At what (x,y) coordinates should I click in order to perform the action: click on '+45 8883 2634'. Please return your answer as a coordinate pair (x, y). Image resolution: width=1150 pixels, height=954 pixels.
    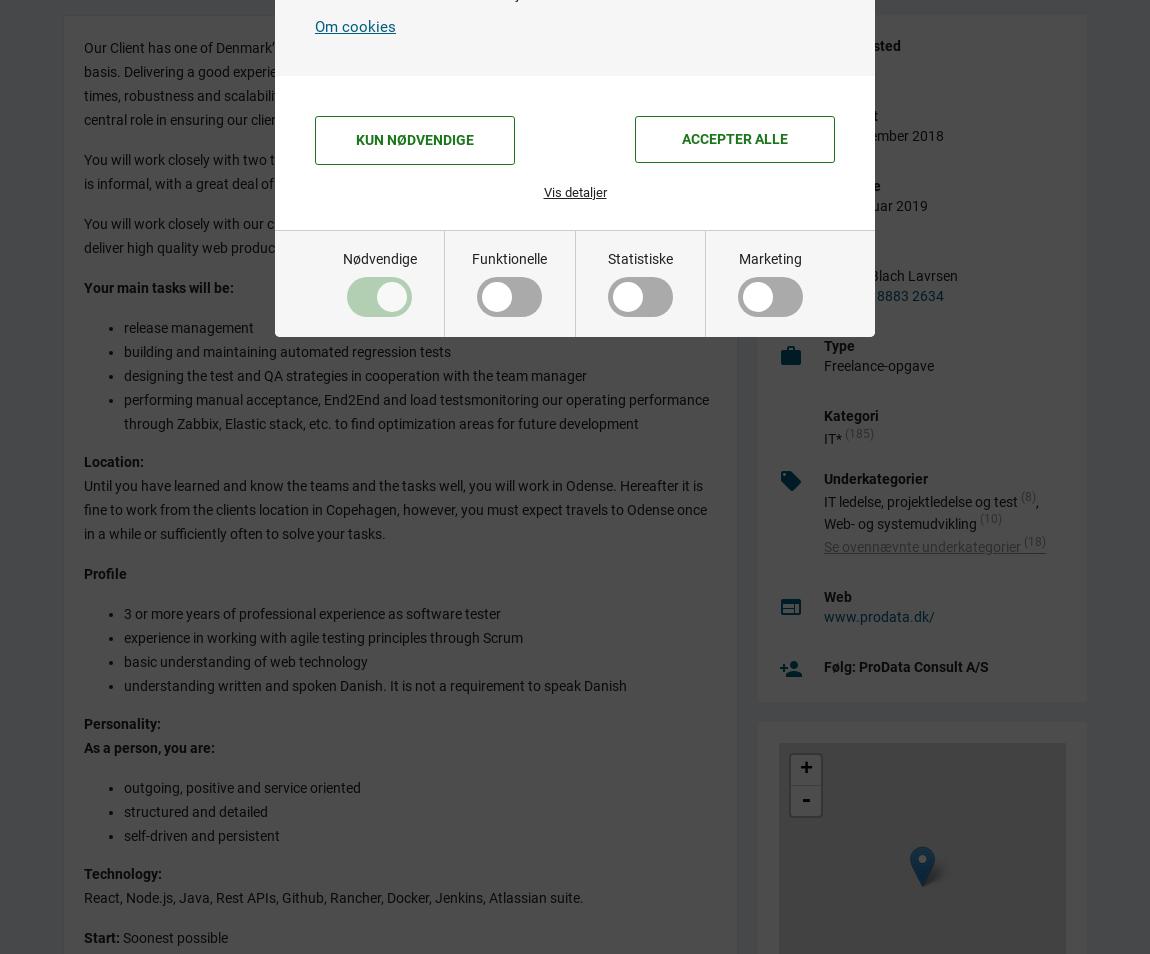
    Looking at the image, I should click on (848, 294).